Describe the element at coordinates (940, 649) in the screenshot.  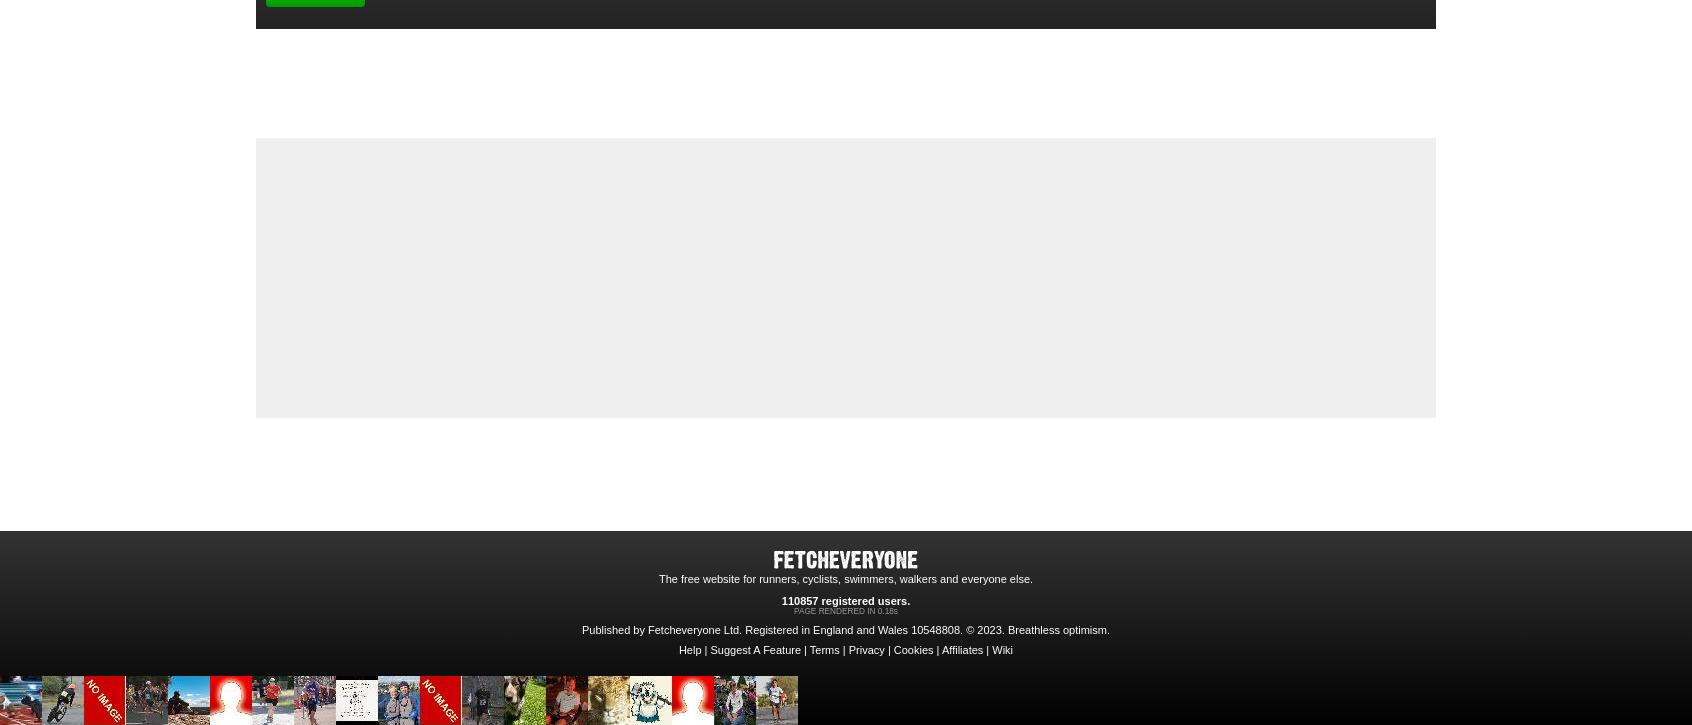
I see `'Affiliates'` at that location.